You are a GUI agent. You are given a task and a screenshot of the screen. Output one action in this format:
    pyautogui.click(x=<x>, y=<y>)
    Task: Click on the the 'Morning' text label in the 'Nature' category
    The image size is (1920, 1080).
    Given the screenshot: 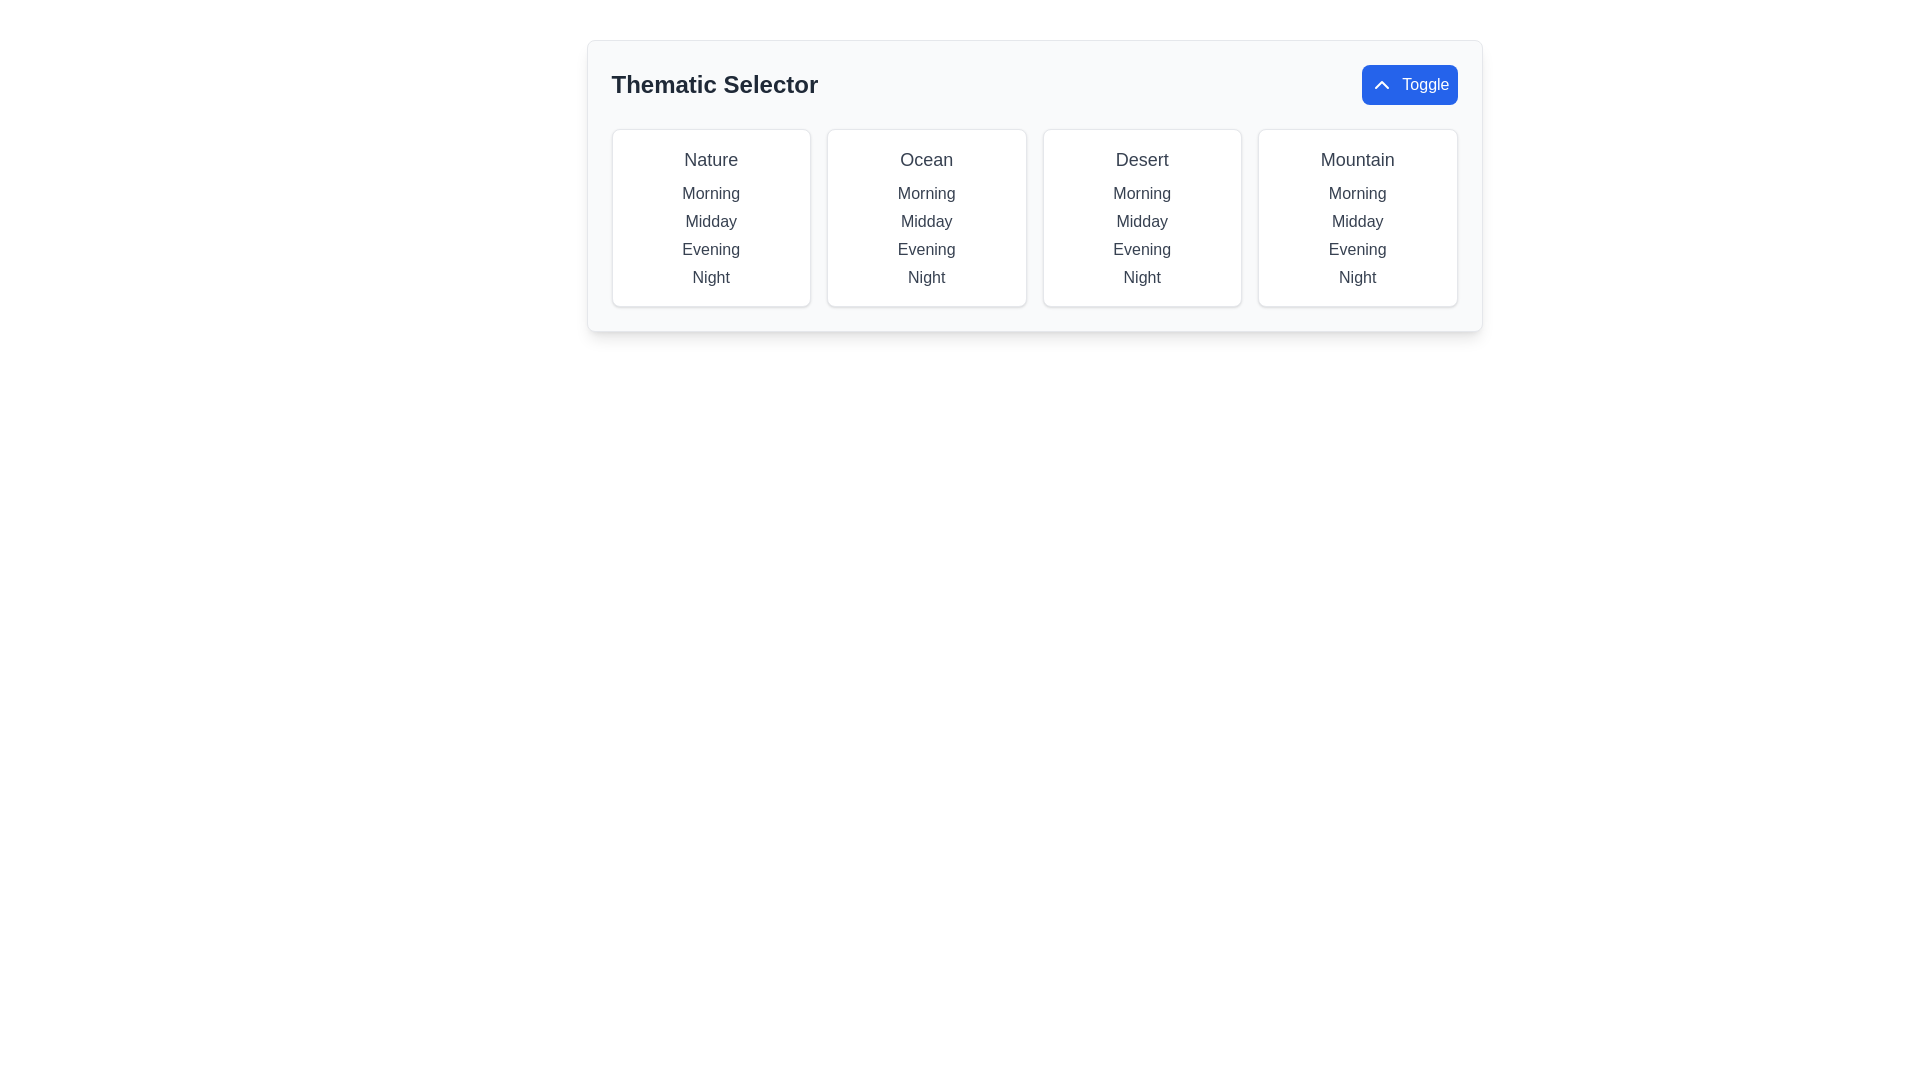 What is the action you would take?
    pyautogui.click(x=711, y=193)
    